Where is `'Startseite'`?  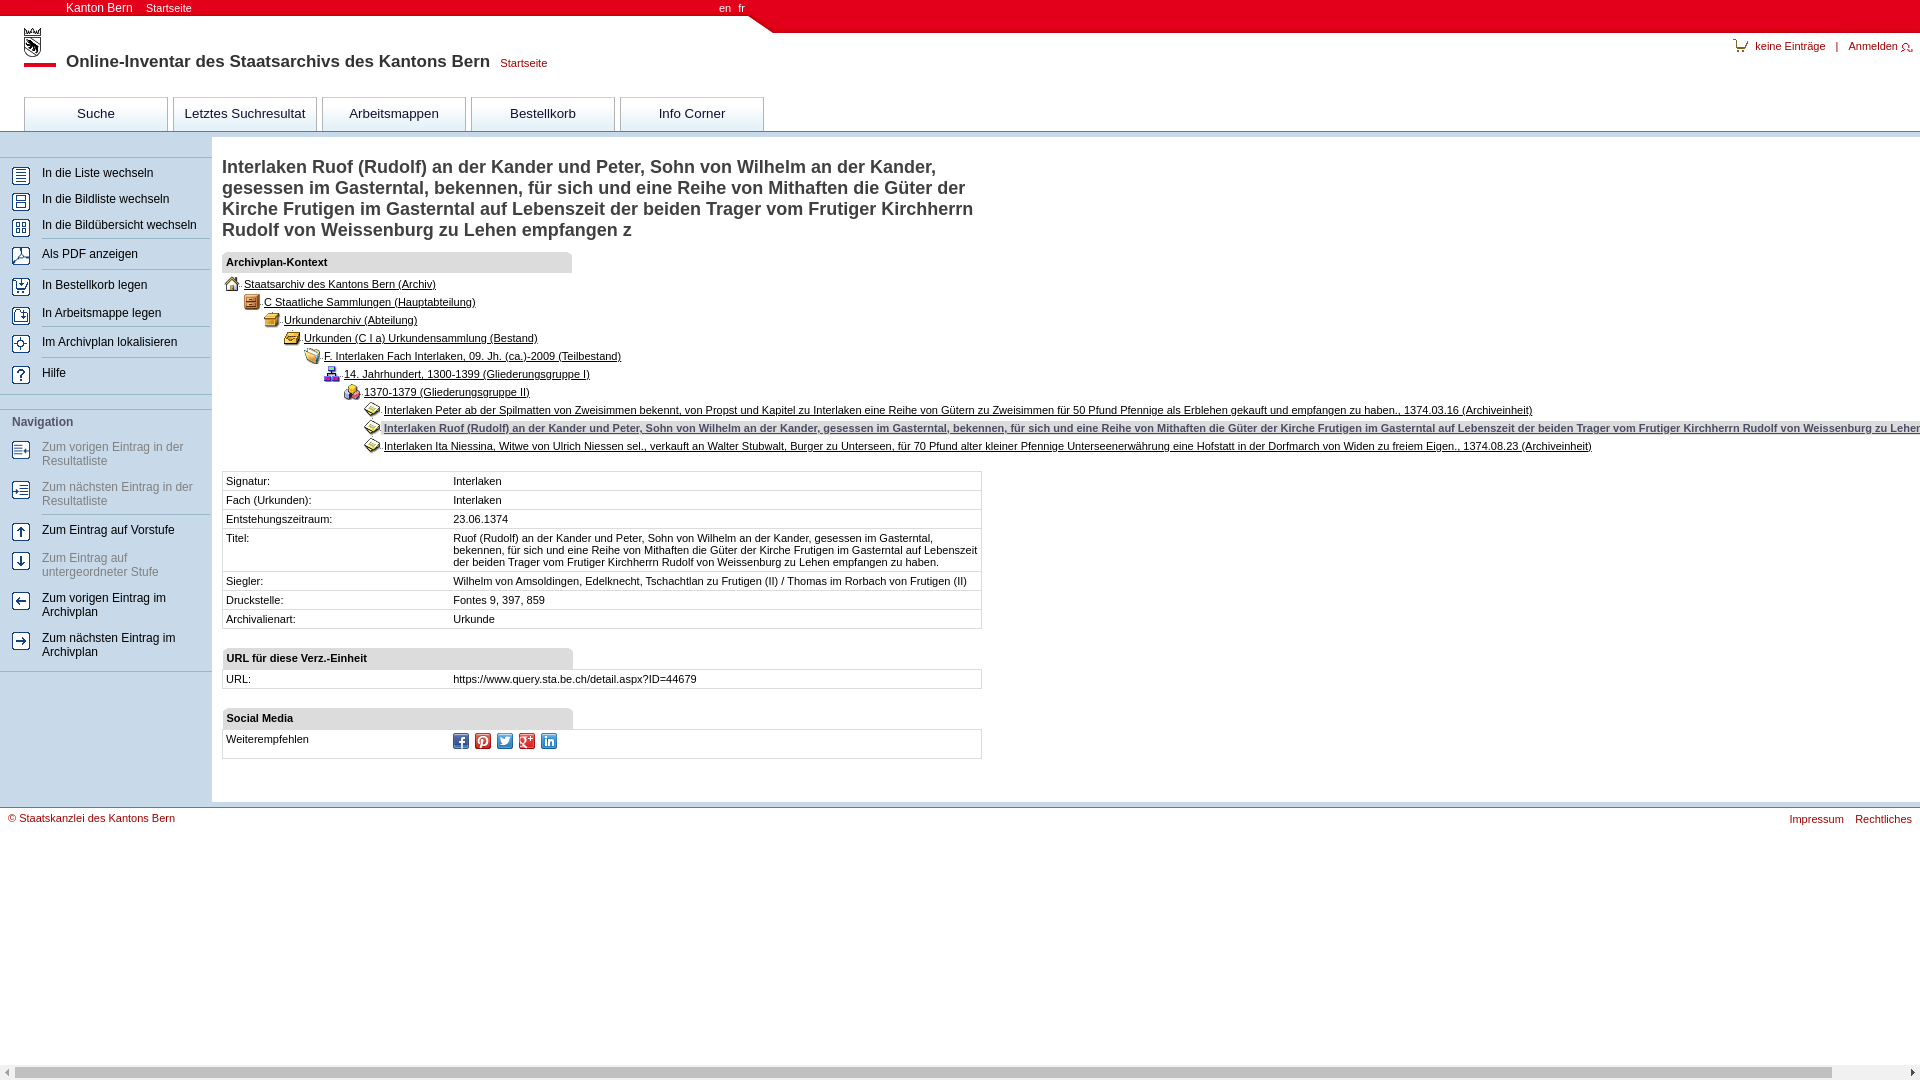 'Startseite' is located at coordinates (518, 61).